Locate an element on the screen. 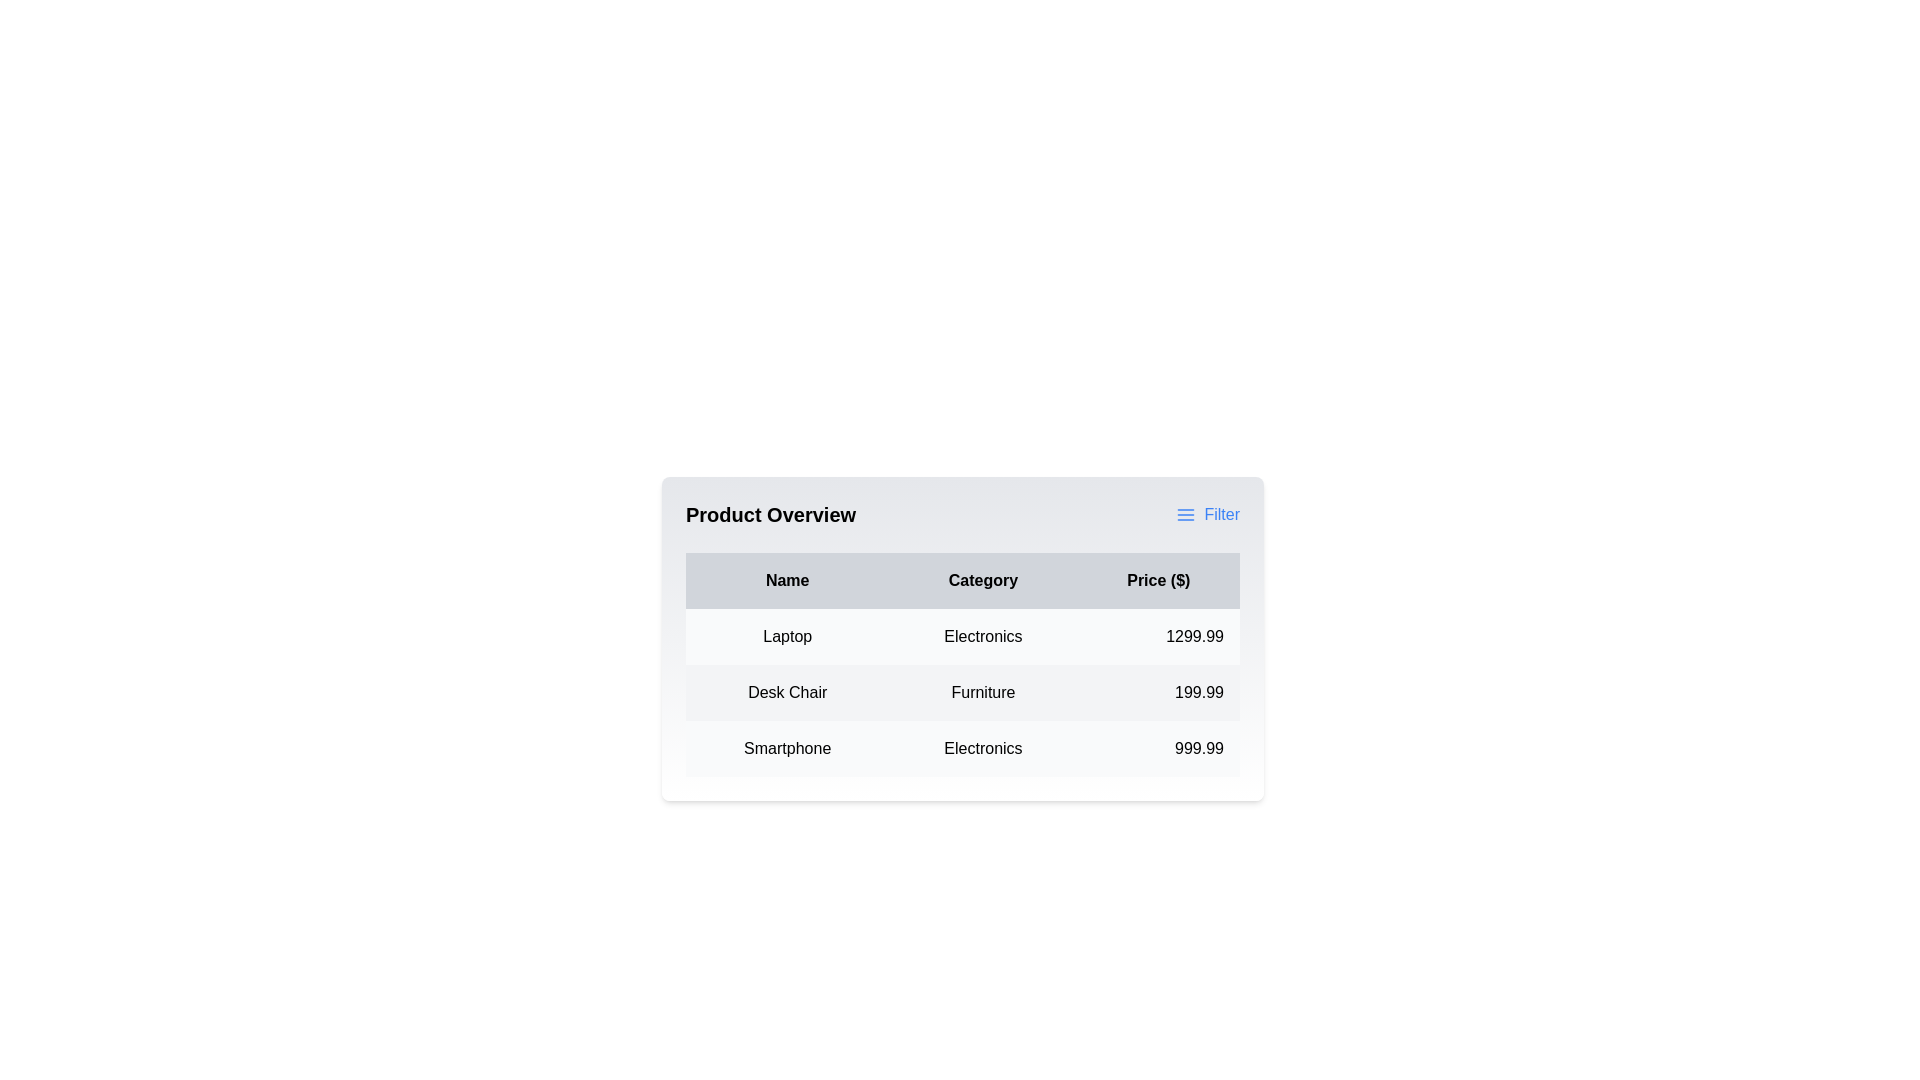 This screenshot has height=1080, width=1920. the first row of the 'Product Overview' table which displays the product 'Laptop' for additional options or details is located at coordinates (963, 636).